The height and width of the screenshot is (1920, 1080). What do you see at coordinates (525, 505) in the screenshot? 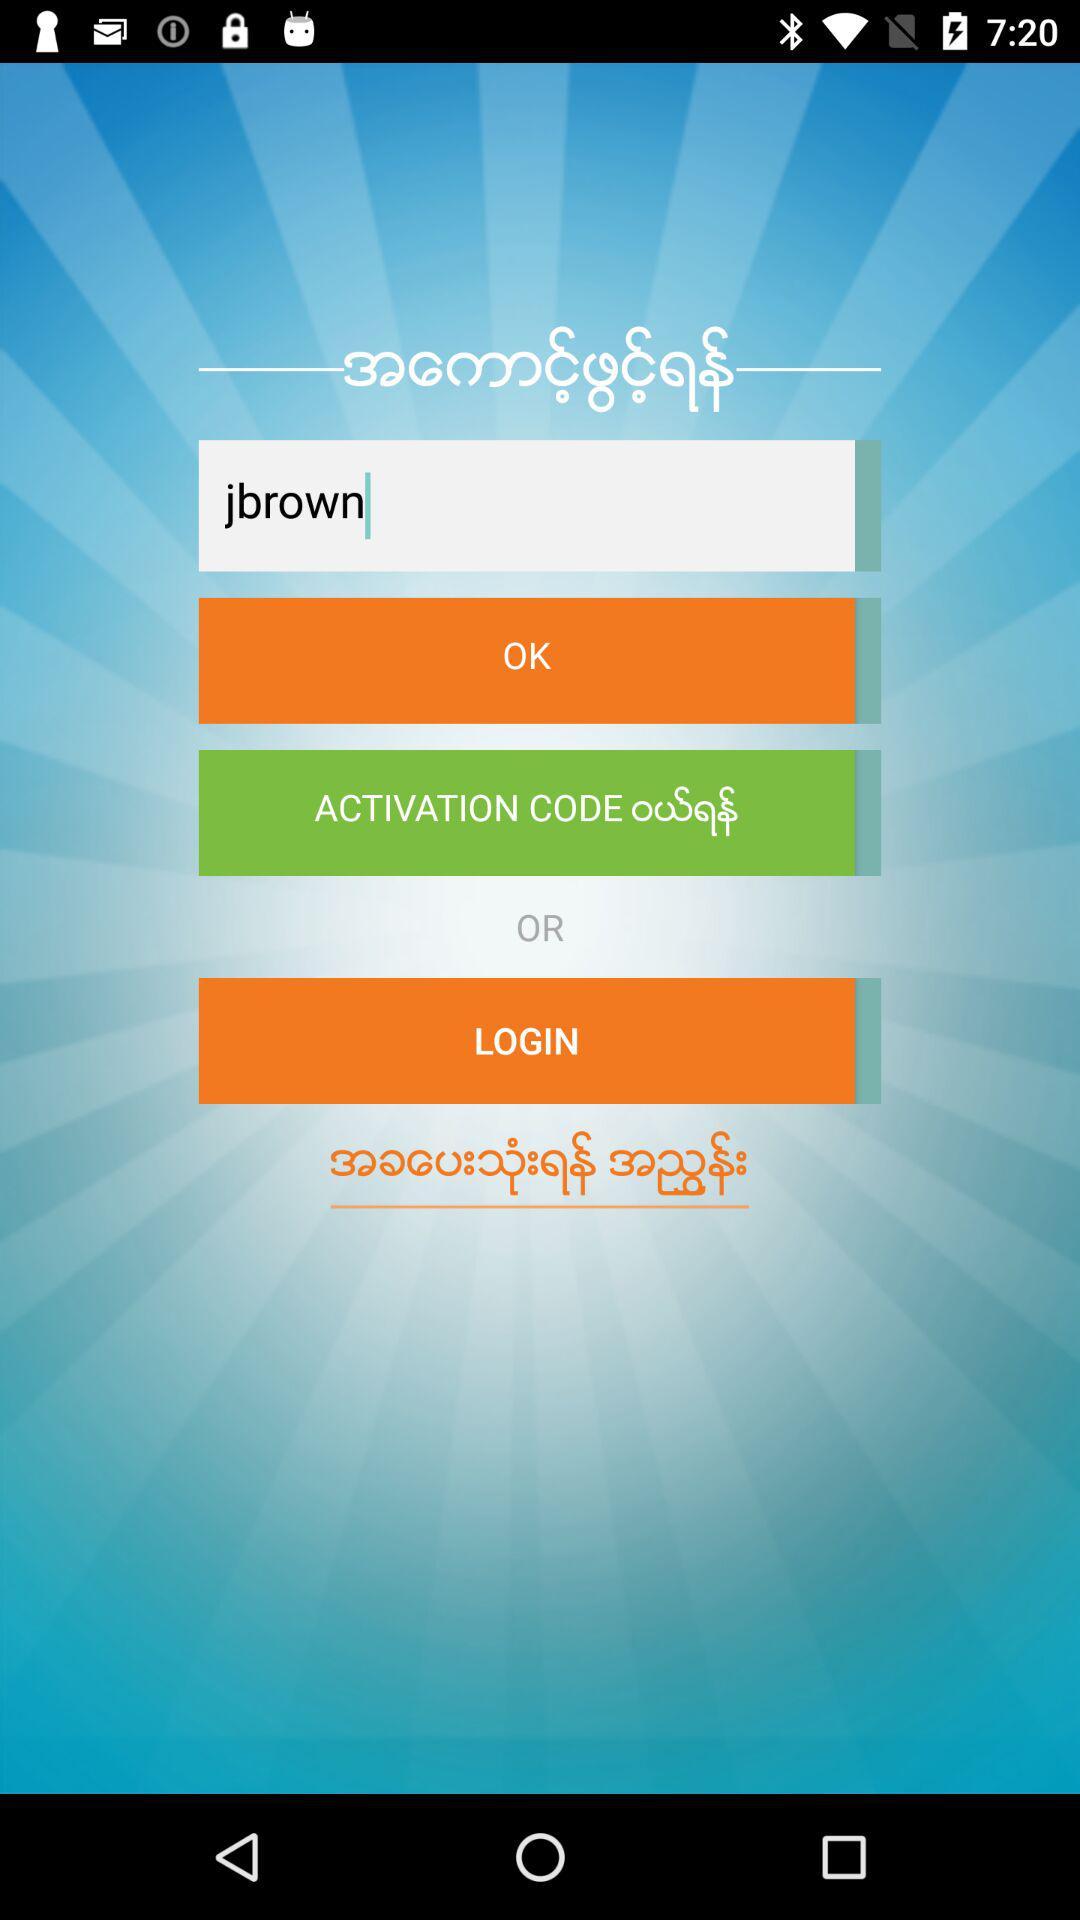
I see `the icon above the ok icon` at bounding box center [525, 505].